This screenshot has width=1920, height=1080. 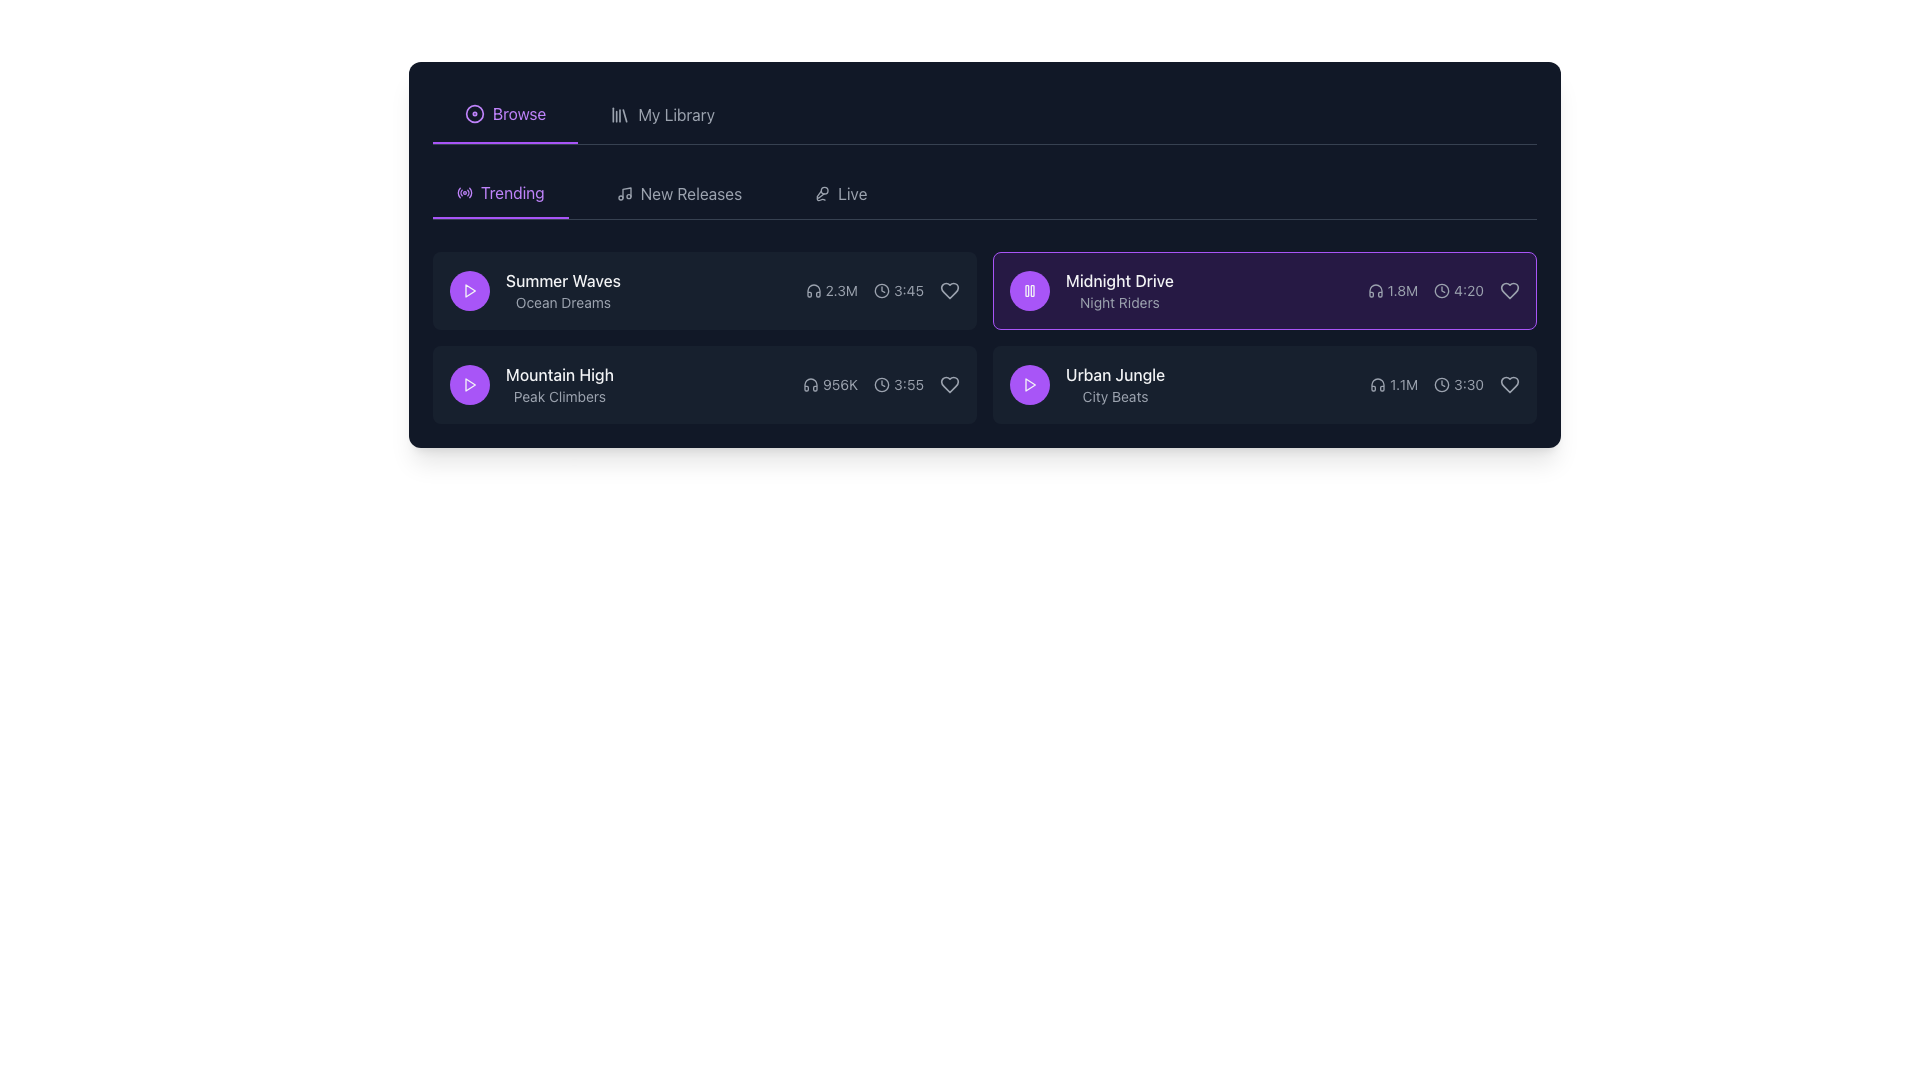 What do you see at coordinates (1118, 281) in the screenshot?
I see `text label displaying 'Midnight Drive' which is styled in white font against a dark purple background, located in the upper section of the song item card` at bounding box center [1118, 281].